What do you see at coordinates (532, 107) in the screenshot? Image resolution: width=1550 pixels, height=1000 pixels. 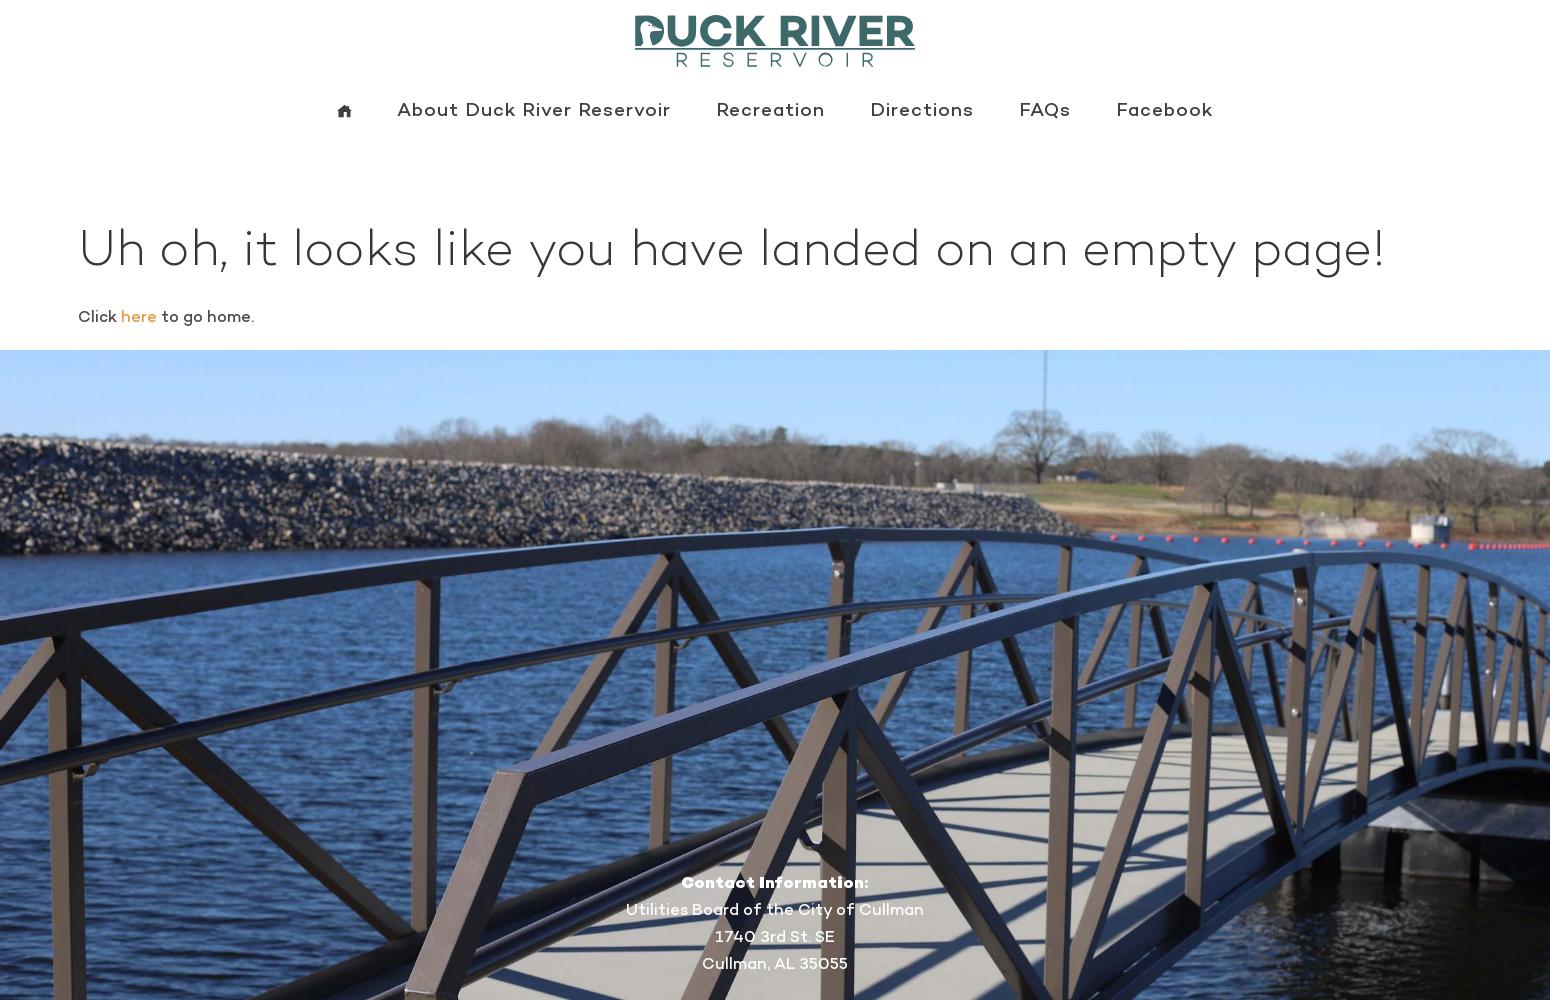 I see `'About Duck River Reservoir'` at bounding box center [532, 107].